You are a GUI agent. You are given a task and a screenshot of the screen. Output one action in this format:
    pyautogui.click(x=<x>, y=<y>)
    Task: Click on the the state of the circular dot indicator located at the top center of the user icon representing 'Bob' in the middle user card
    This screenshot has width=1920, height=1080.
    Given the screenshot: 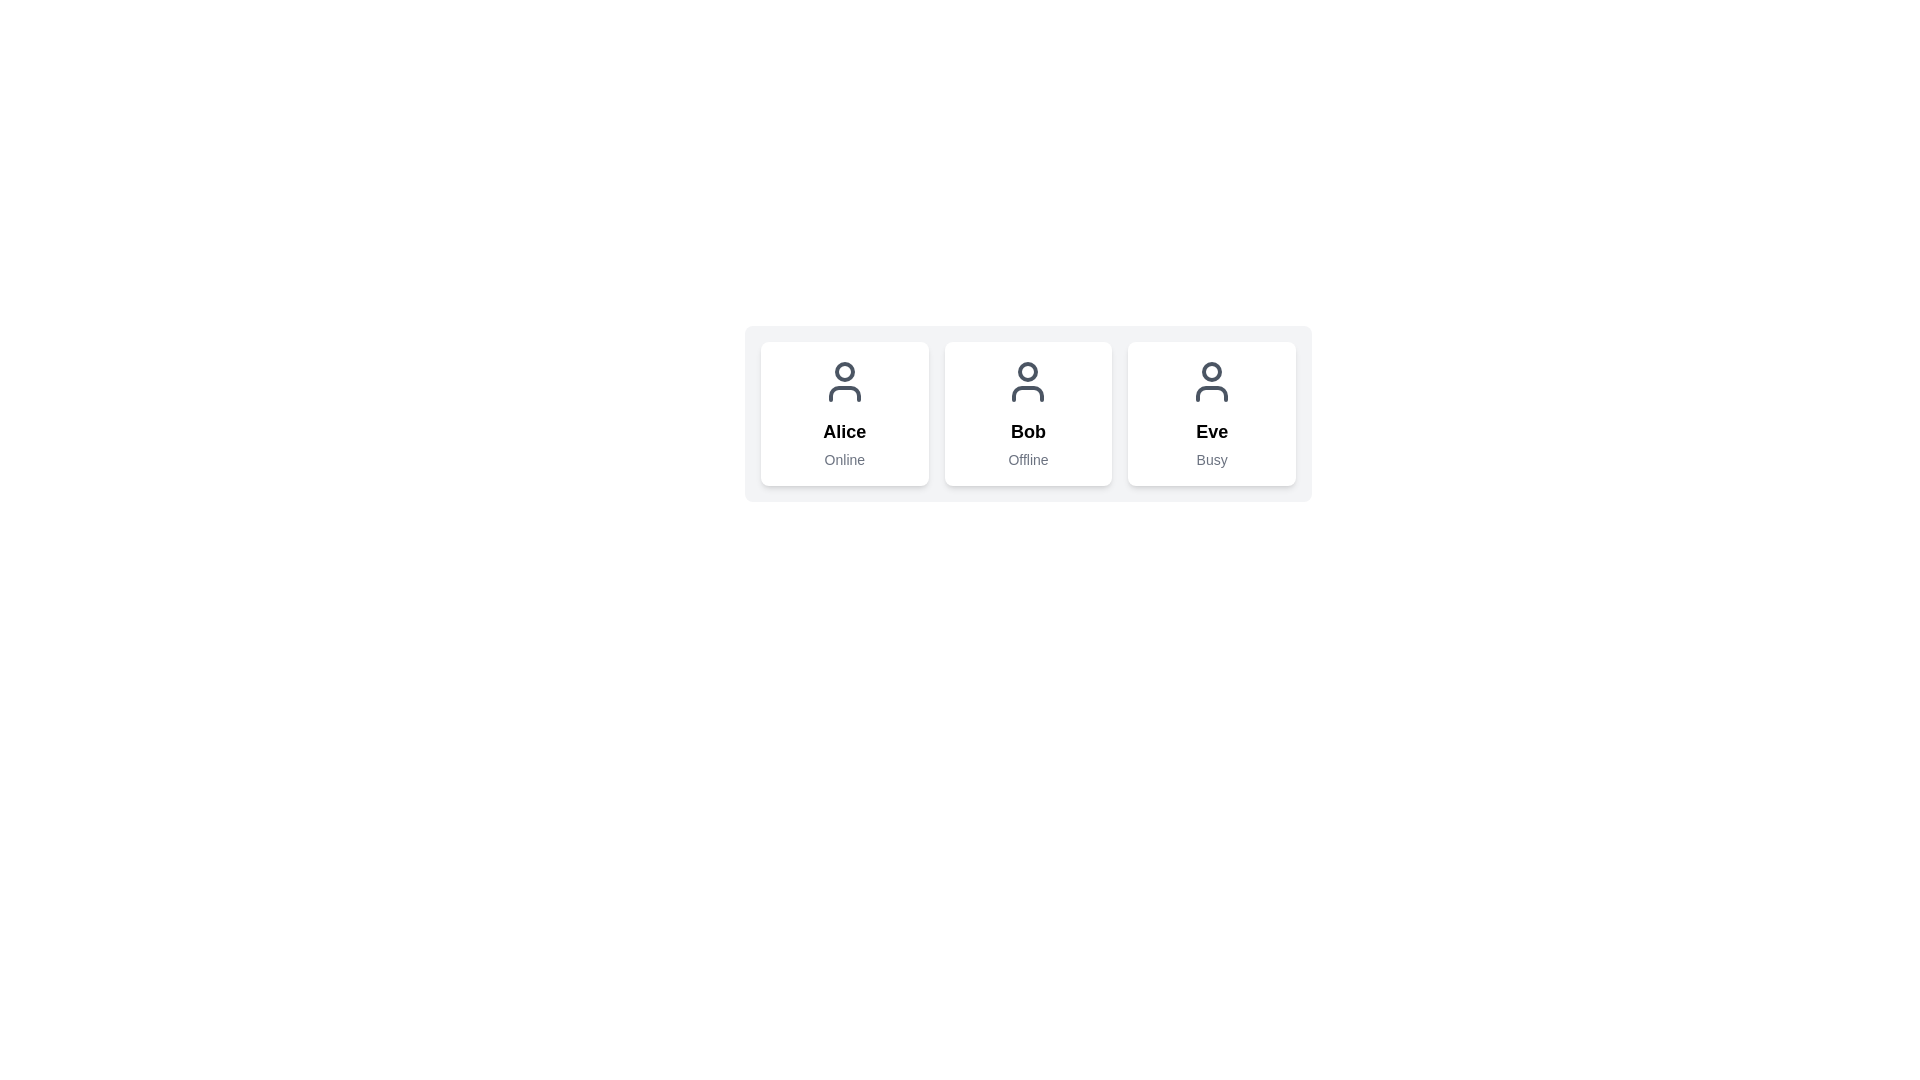 What is the action you would take?
    pyautogui.click(x=1028, y=371)
    